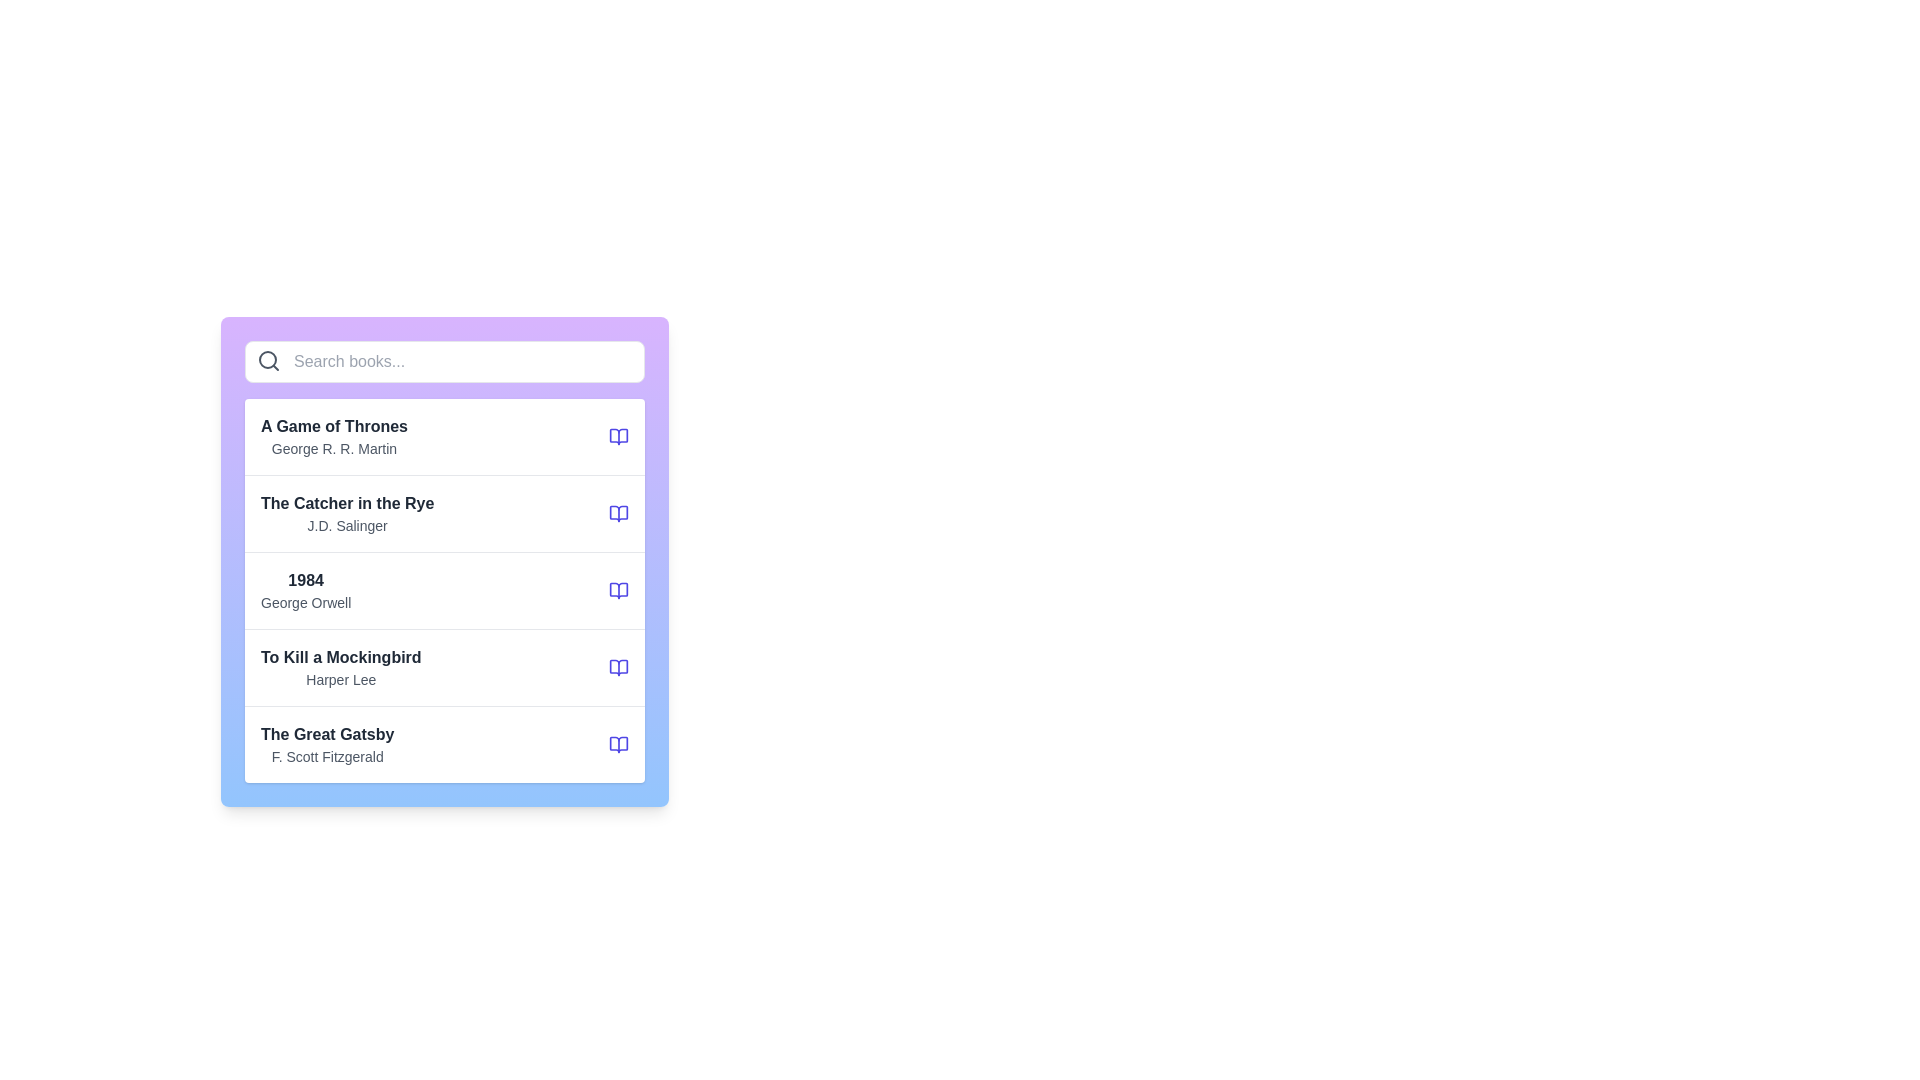 The image size is (1920, 1080). What do you see at coordinates (341, 678) in the screenshot?
I see `the label displaying the author name 'Harper Lee,' which is styled in a small light gray font and located directly beneath the title 'To Kill a Mockingbird.'` at bounding box center [341, 678].